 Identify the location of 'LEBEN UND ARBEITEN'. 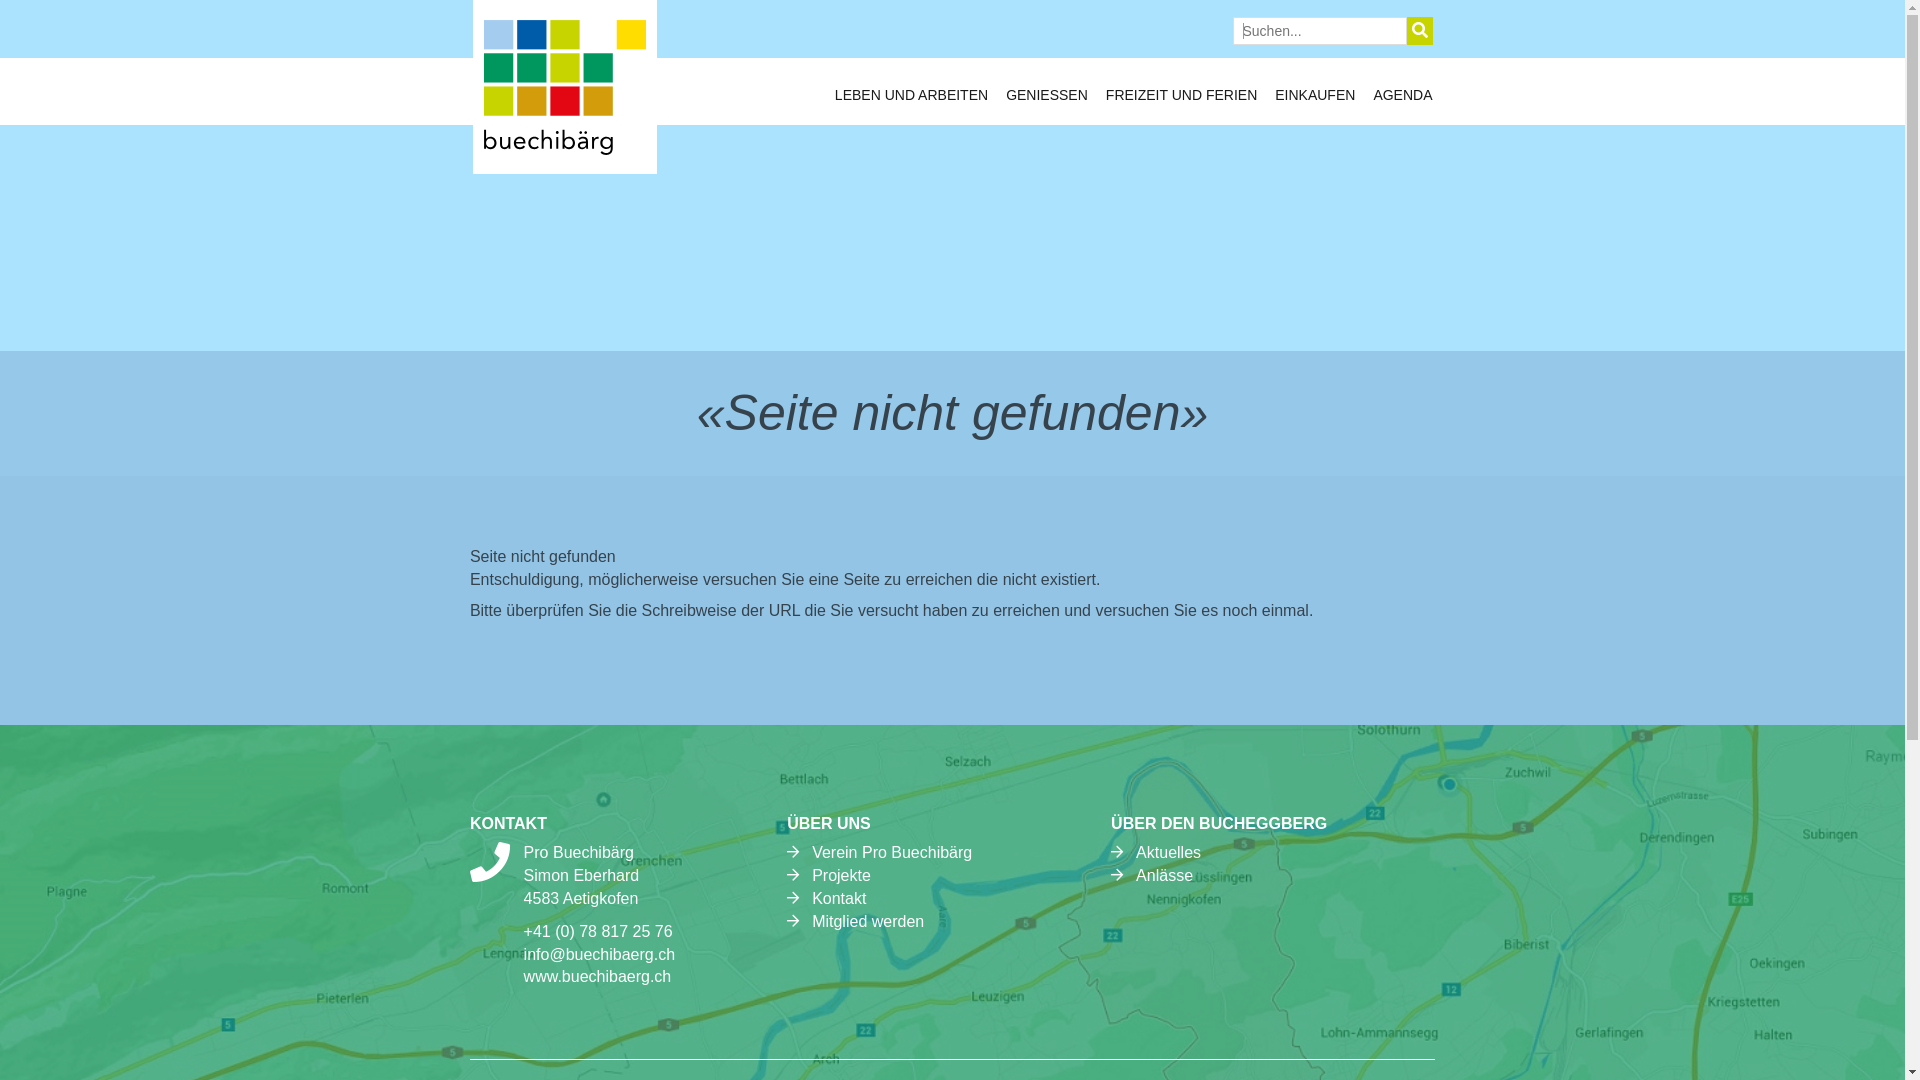
(835, 100).